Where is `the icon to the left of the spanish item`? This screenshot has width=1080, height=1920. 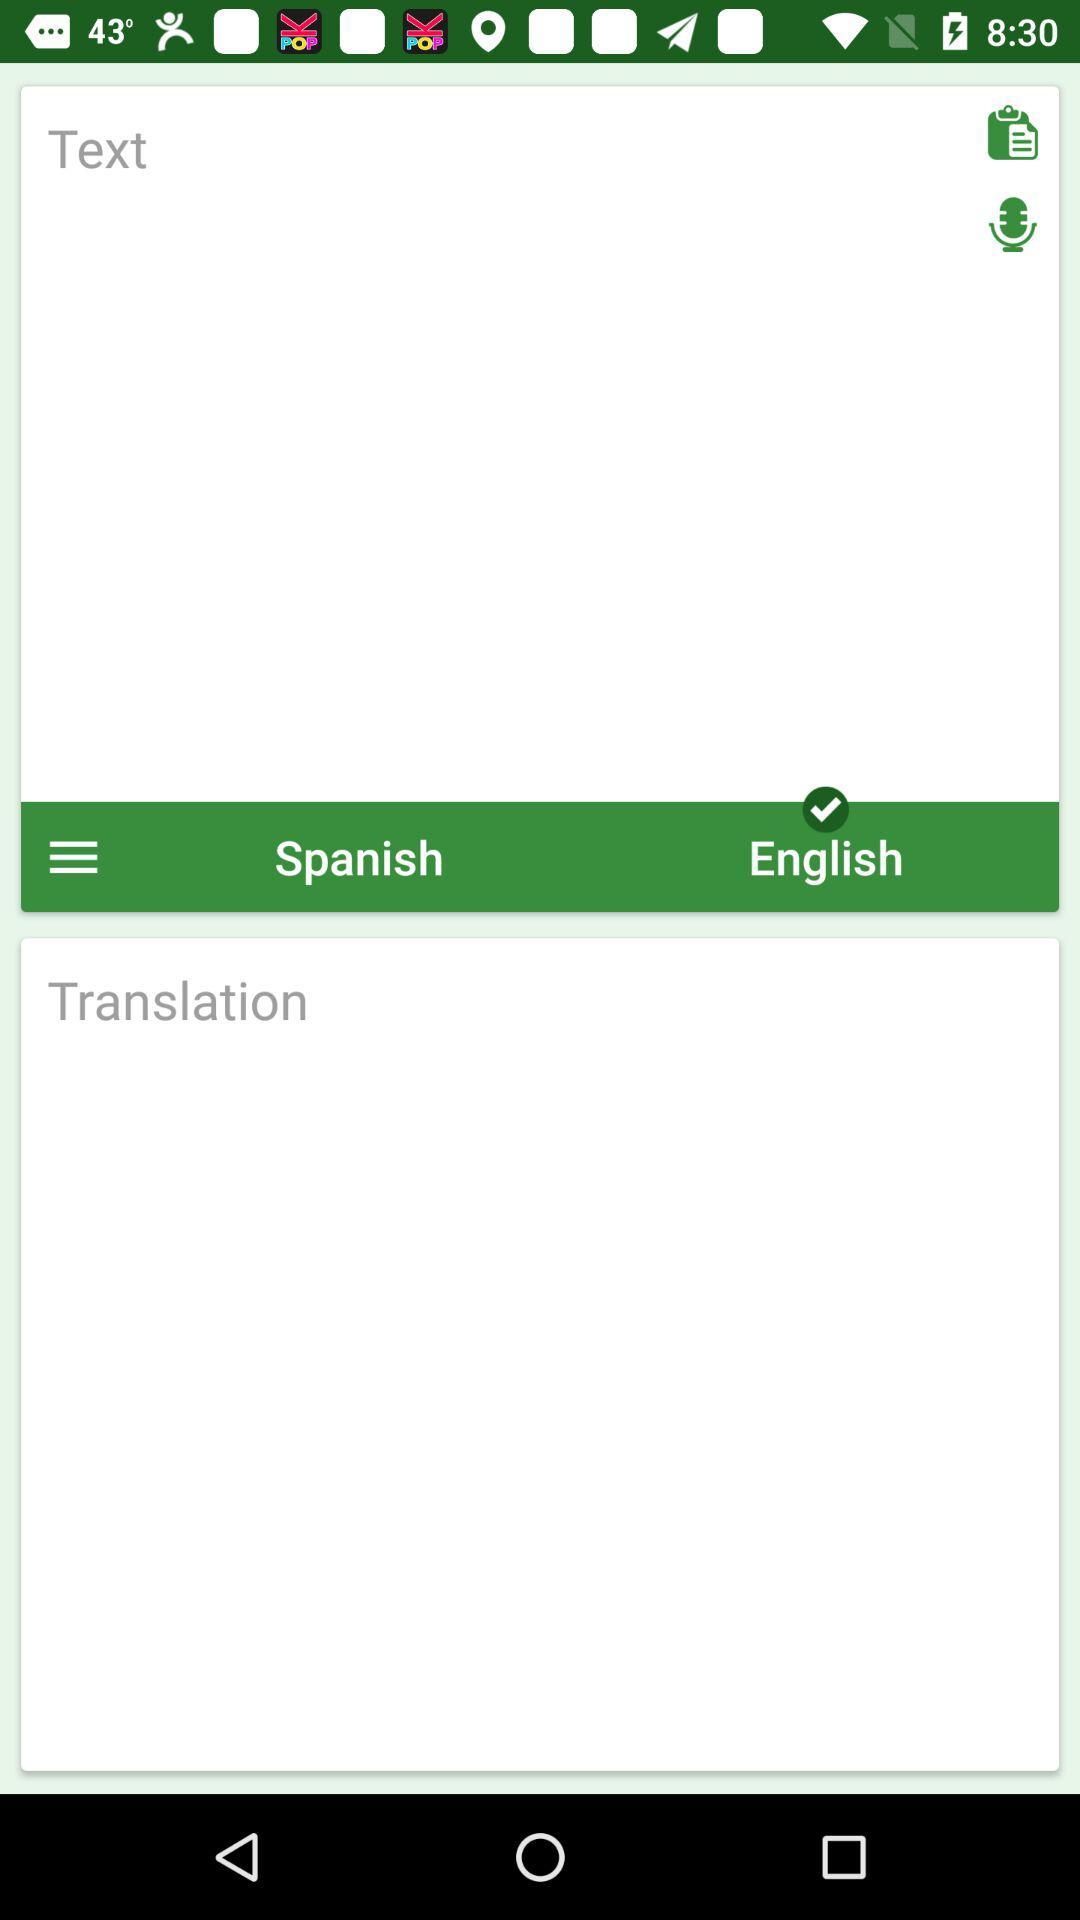 the icon to the left of the spanish item is located at coordinates (72, 856).